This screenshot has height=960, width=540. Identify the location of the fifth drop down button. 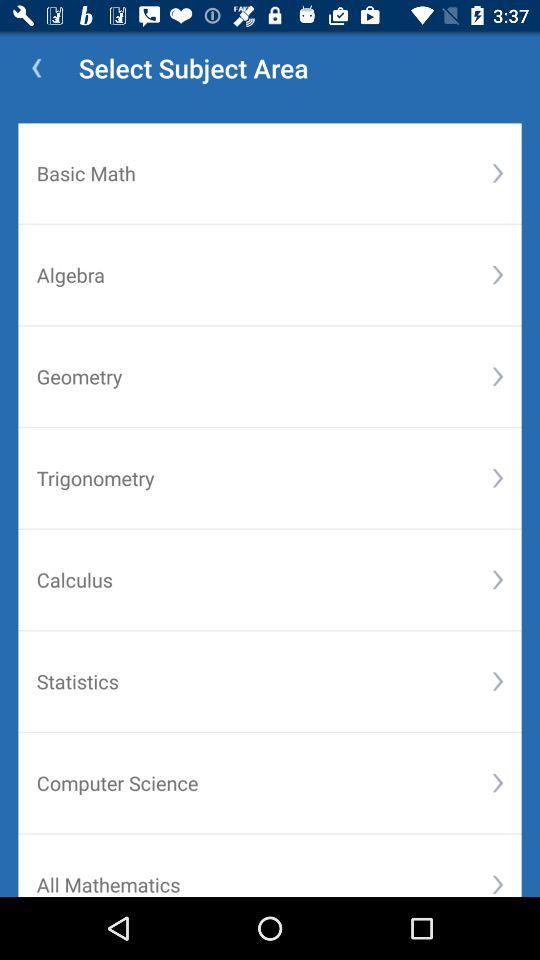
(496, 580).